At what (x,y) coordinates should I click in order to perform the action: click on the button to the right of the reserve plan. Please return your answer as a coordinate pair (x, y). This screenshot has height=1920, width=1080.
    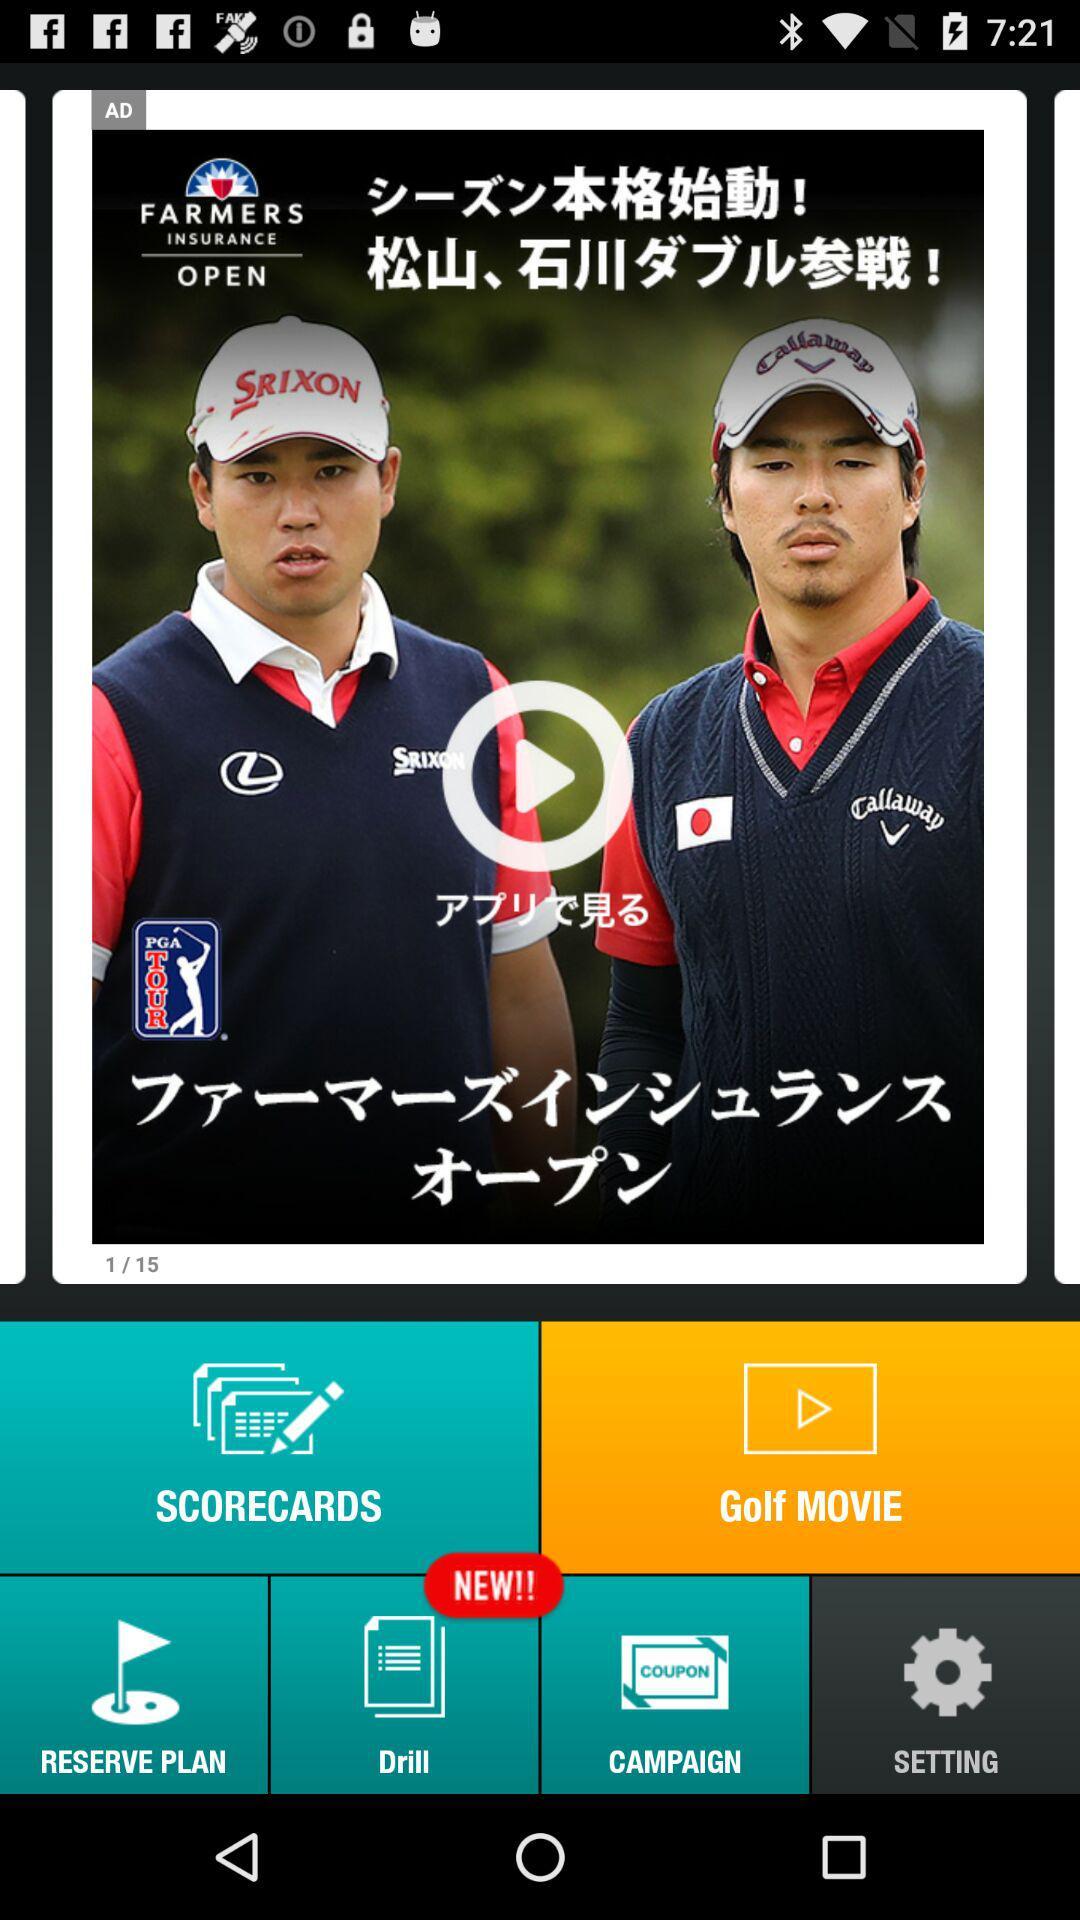
    Looking at the image, I should click on (404, 1684).